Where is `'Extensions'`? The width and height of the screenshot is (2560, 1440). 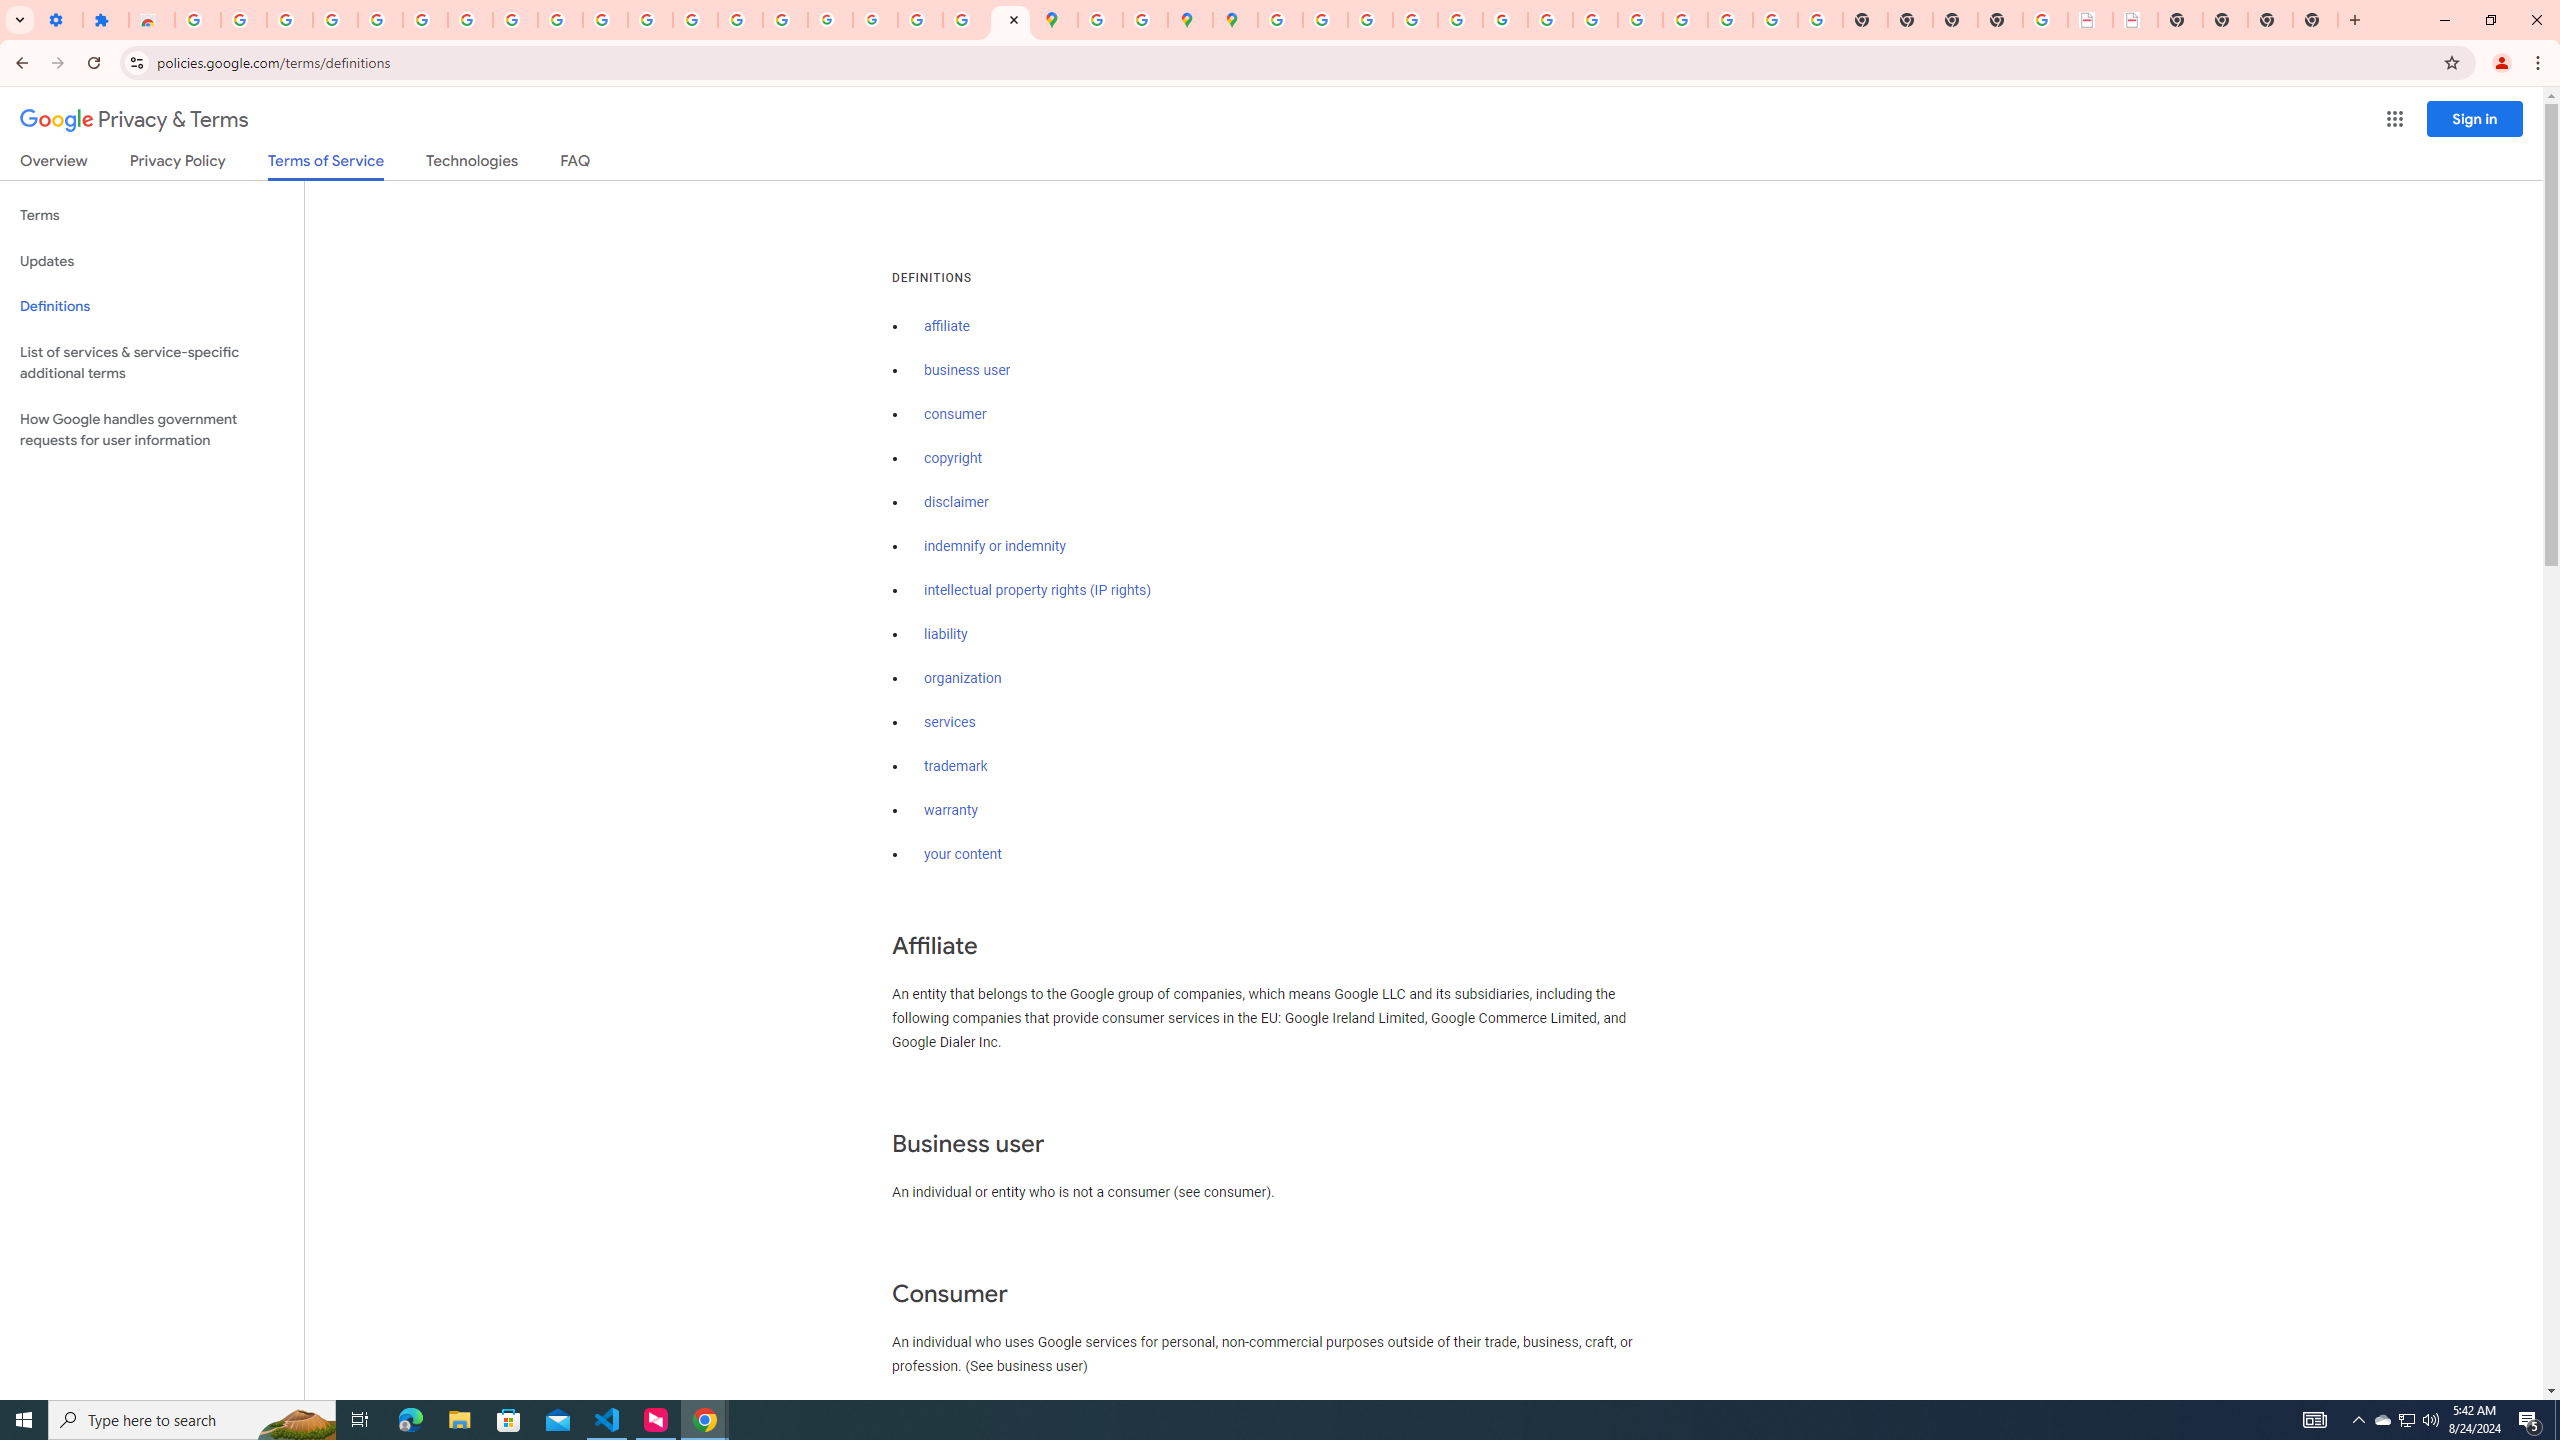 'Extensions' is located at coordinates (105, 19).